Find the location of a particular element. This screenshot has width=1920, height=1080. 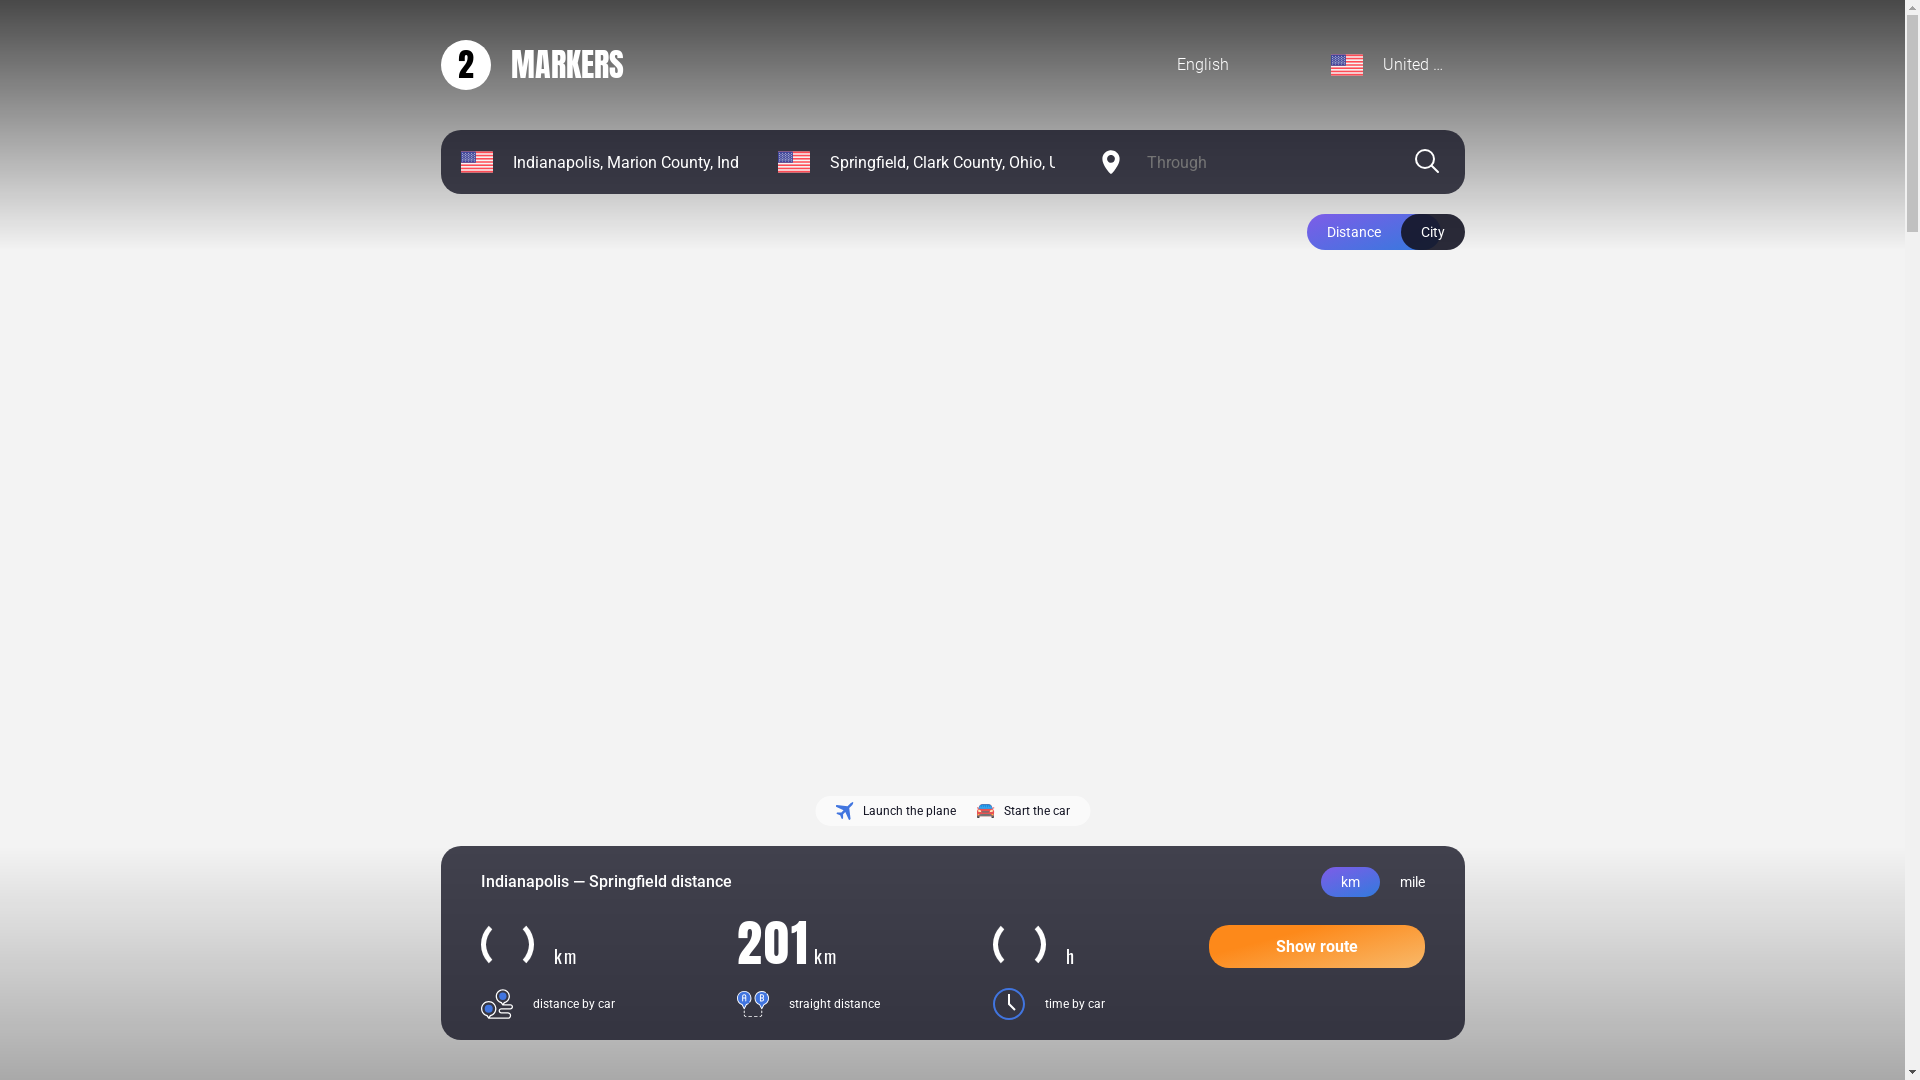

'Show route' is located at coordinates (1207, 945).